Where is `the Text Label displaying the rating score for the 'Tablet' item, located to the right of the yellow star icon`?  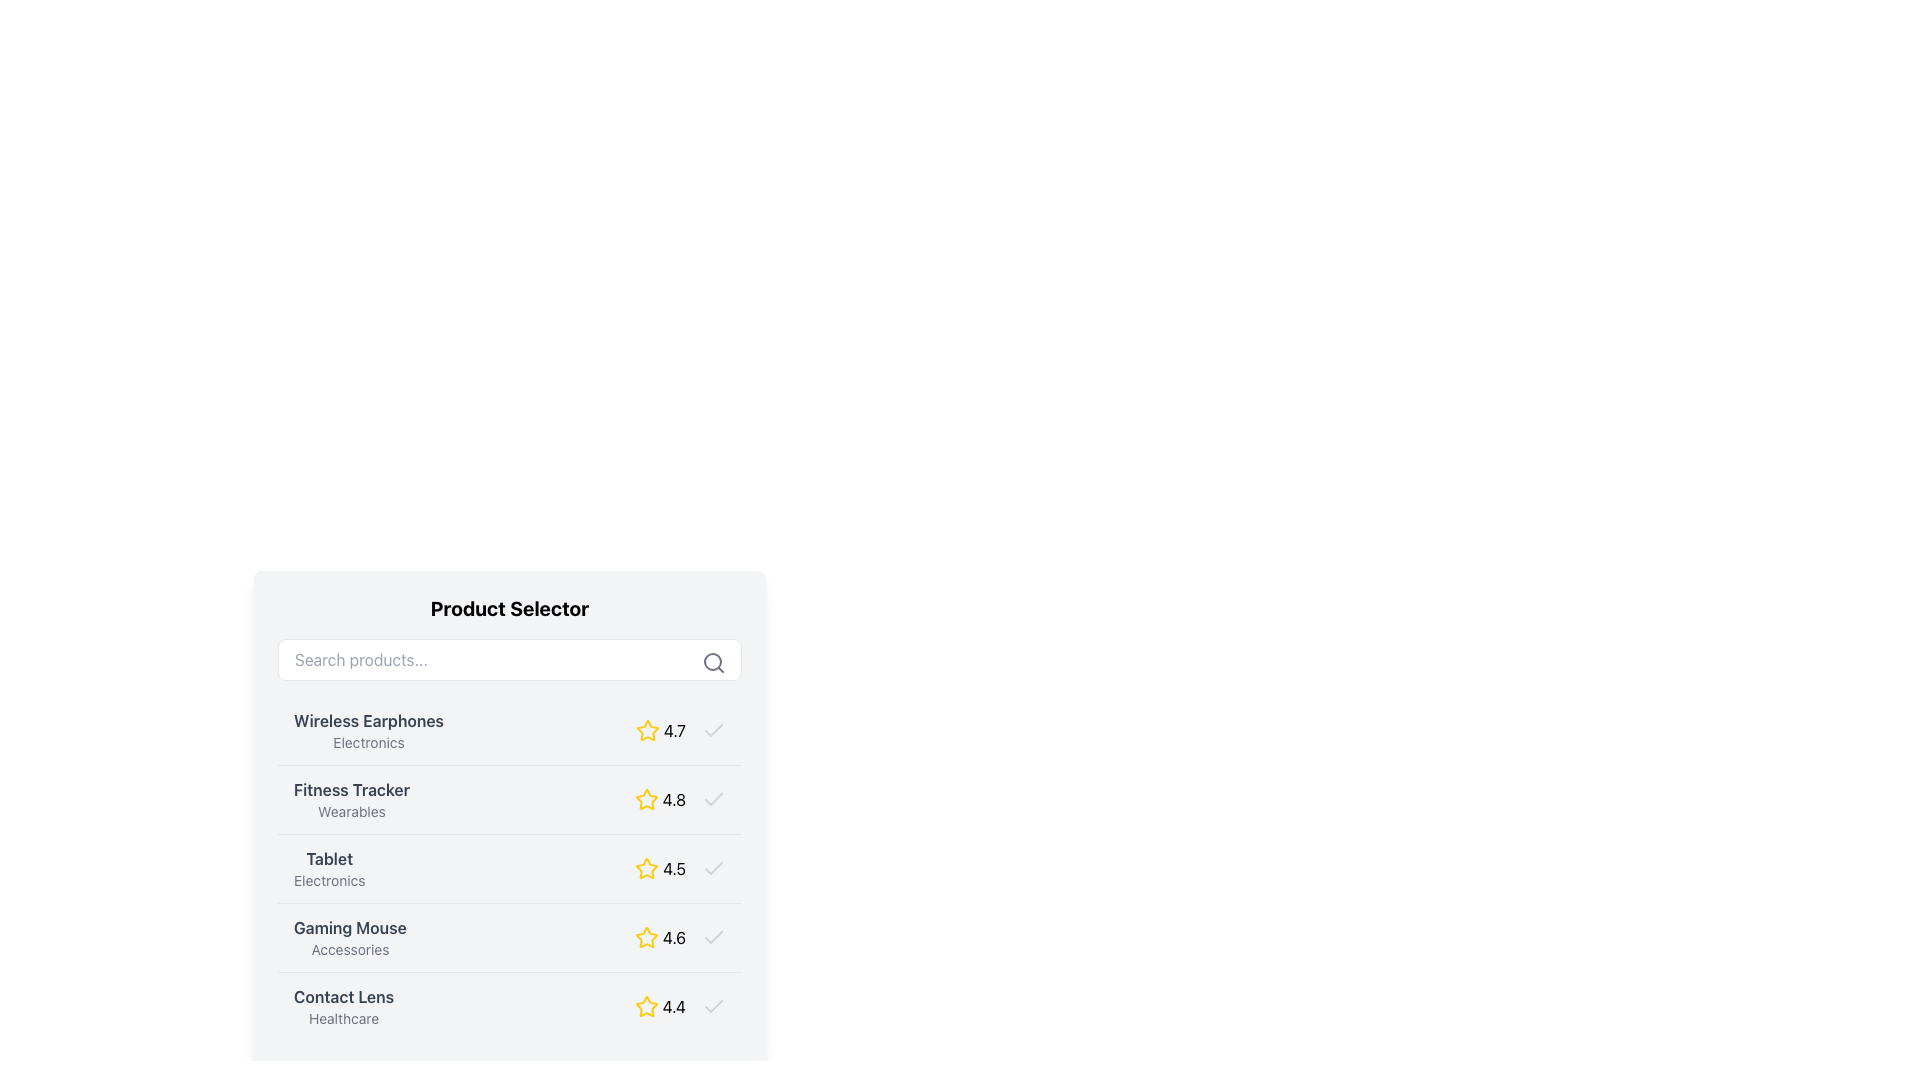
the Text Label displaying the rating score for the 'Tablet' item, located to the right of the yellow star icon is located at coordinates (674, 867).